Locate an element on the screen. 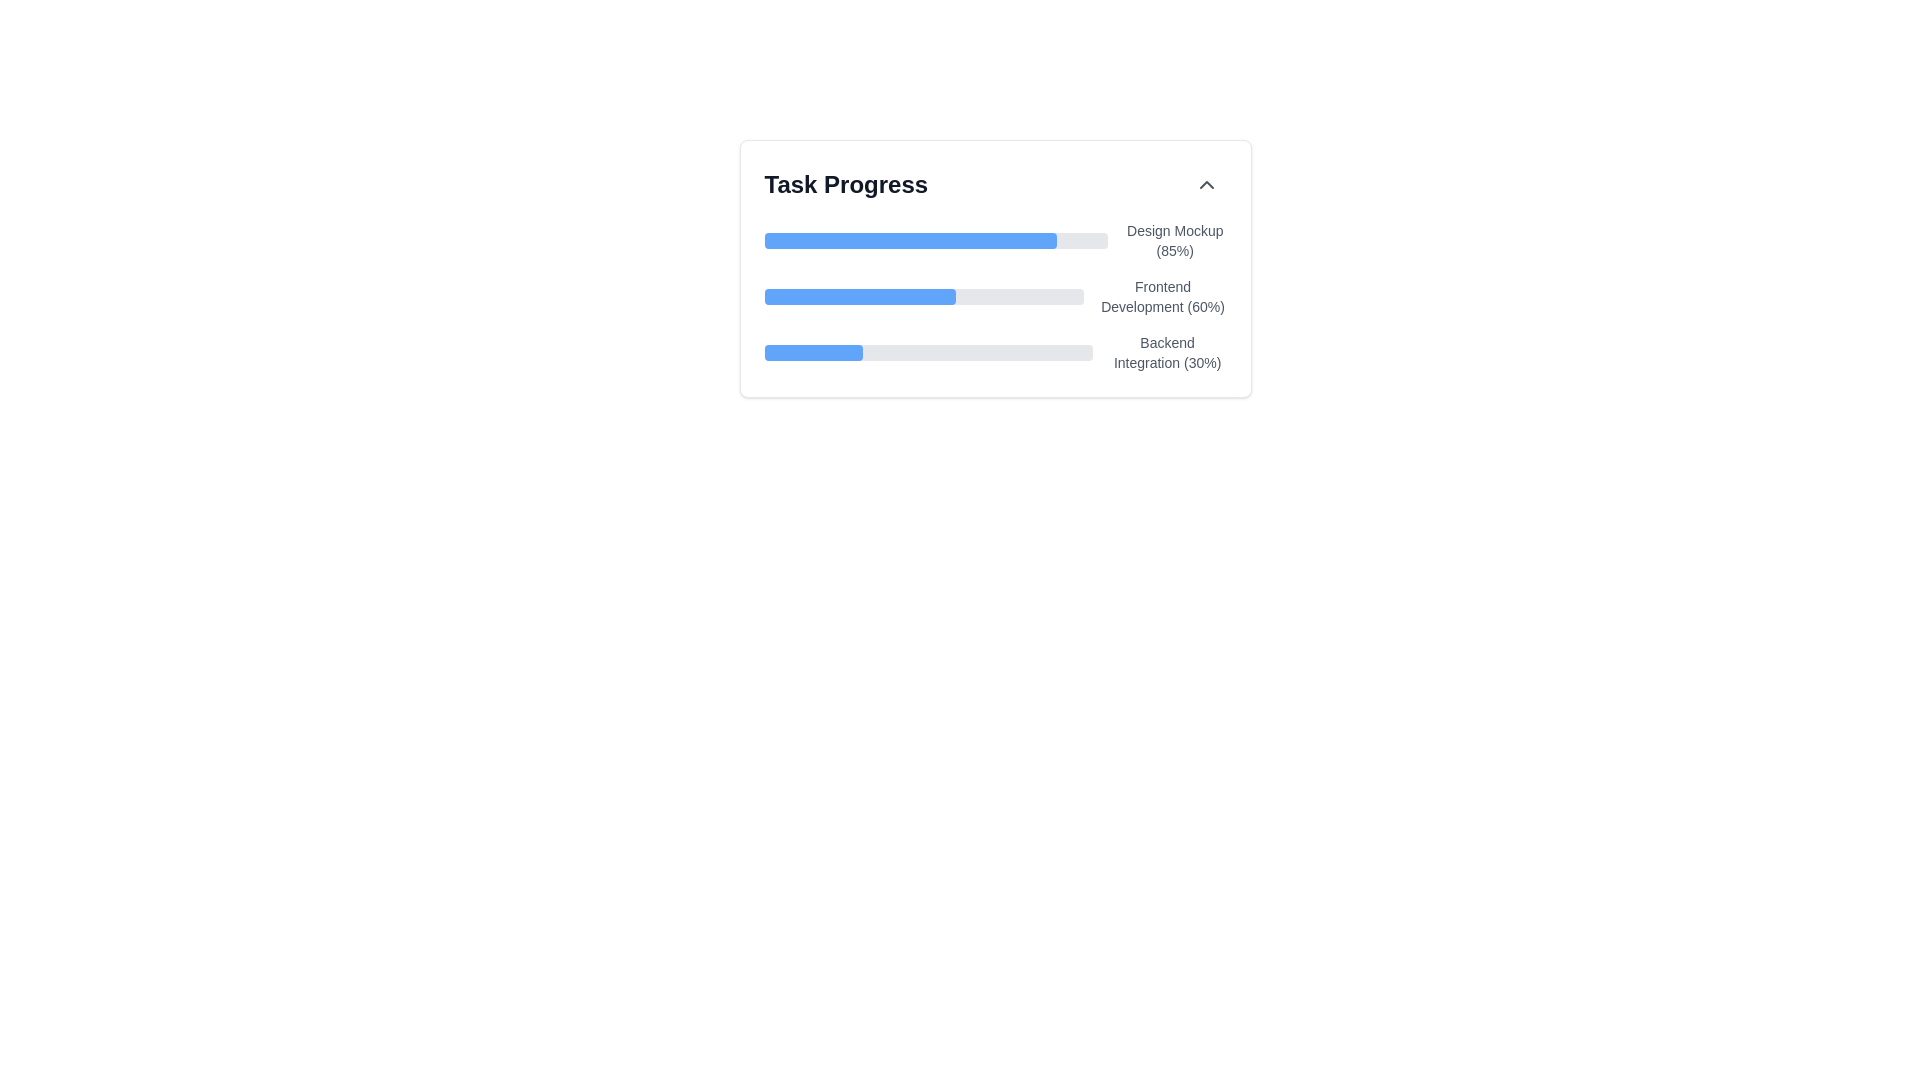 This screenshot has height=1080, width=1920. the third progress bar in the 'Task Progress' section, which displays 'Backend Integration (30%)' and has a blue segment covering 30% of the bar is located at coordinates (995, 352).